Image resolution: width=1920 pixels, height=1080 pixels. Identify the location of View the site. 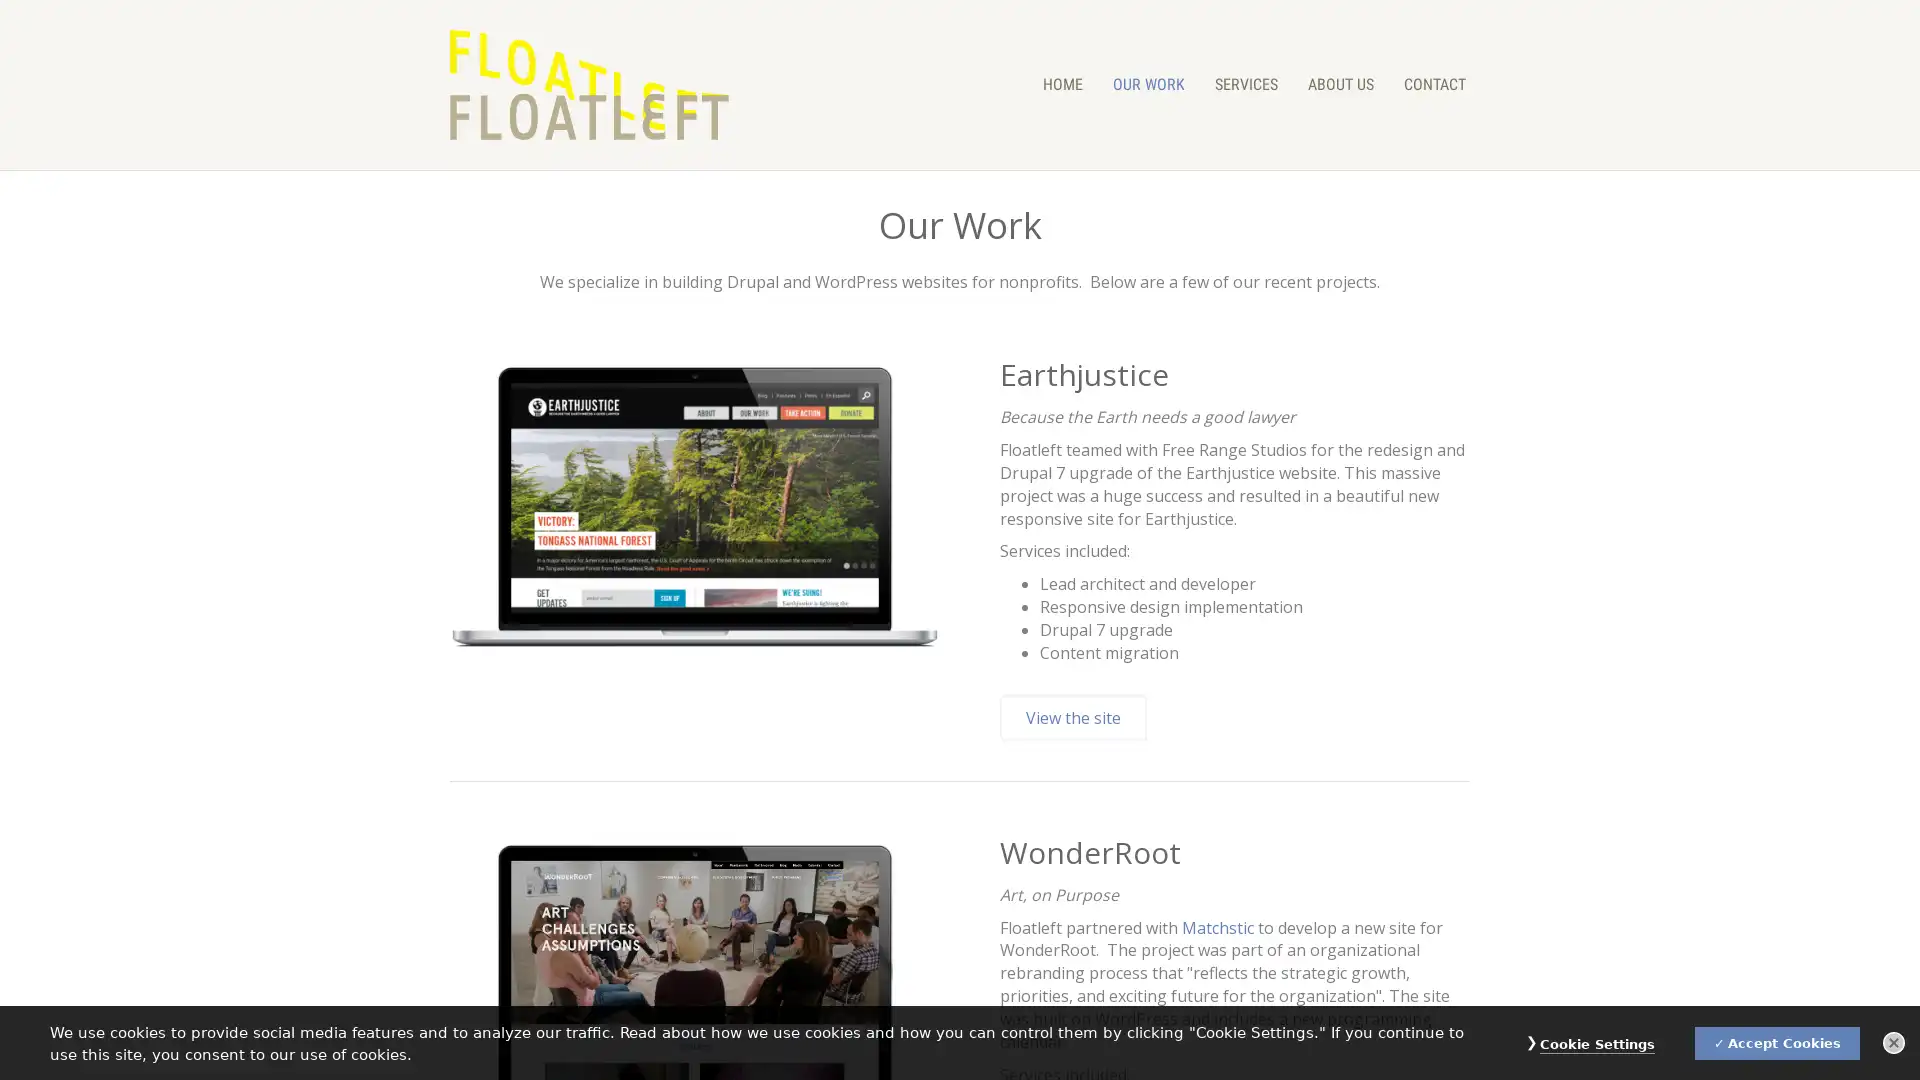
(1072, 716).